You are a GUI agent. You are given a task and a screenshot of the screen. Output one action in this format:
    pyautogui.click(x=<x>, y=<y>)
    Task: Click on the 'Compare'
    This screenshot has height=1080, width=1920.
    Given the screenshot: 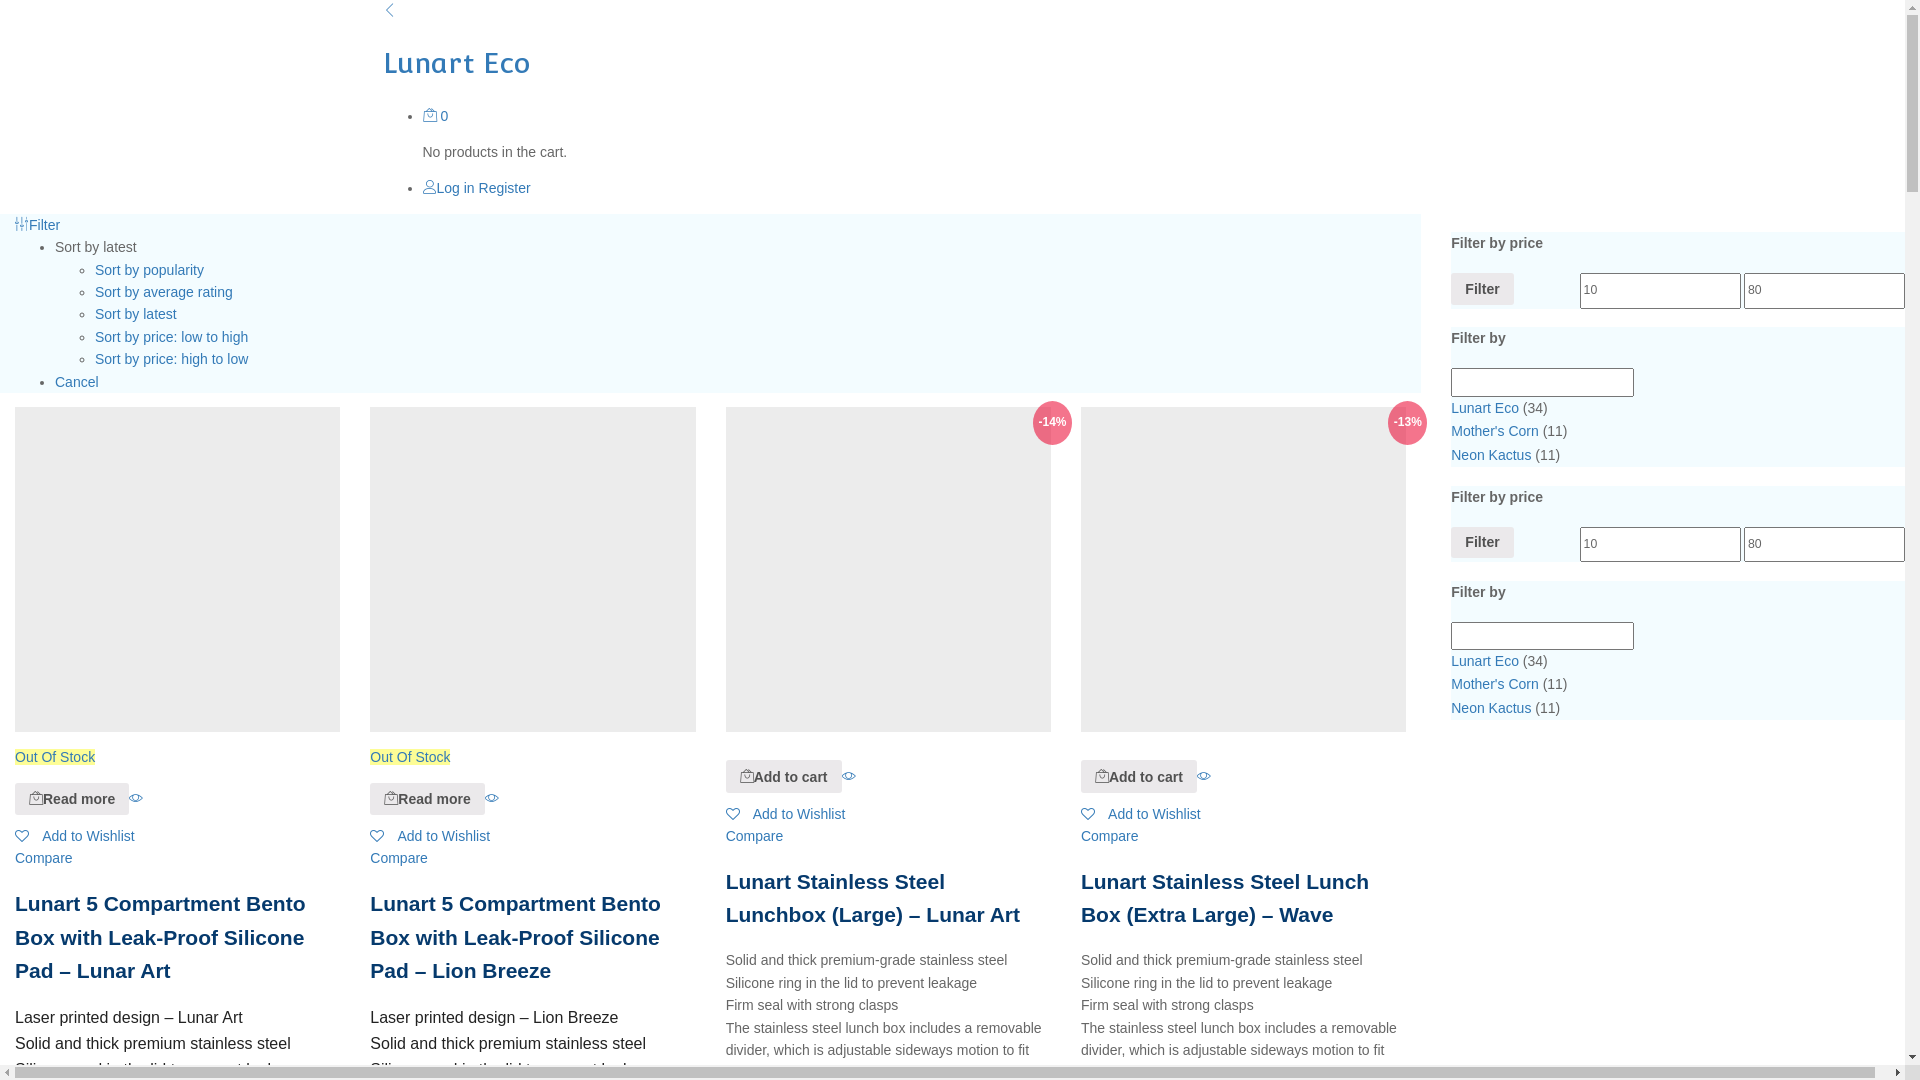 What is the action you would take?
    pyautogui.click(x=43, y=856)
    